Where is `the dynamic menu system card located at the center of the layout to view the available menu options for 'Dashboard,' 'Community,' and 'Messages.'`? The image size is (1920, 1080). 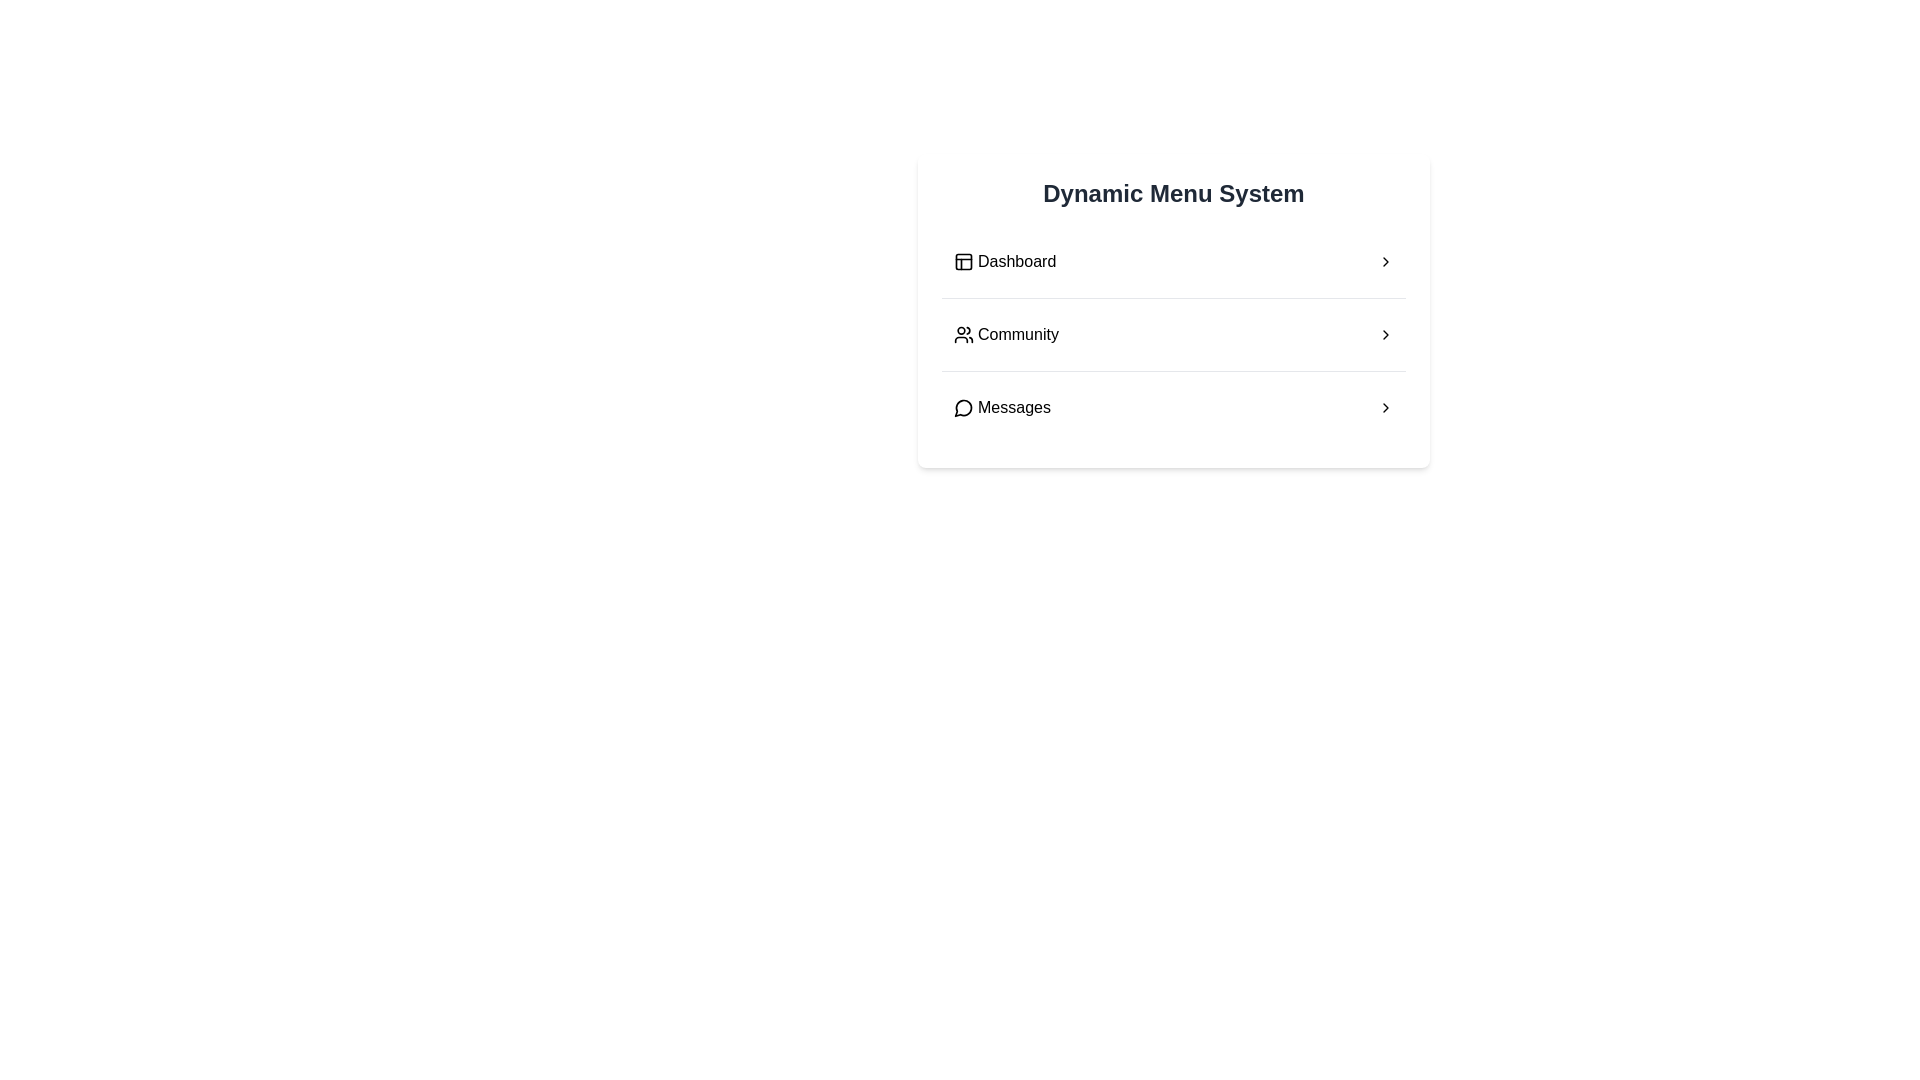
the dynamic menu system card located at the center of the layout to view the available menu options for 'Dashboard,' 'Community,' and 'Messages.' is located at coordinates (1174, 311).